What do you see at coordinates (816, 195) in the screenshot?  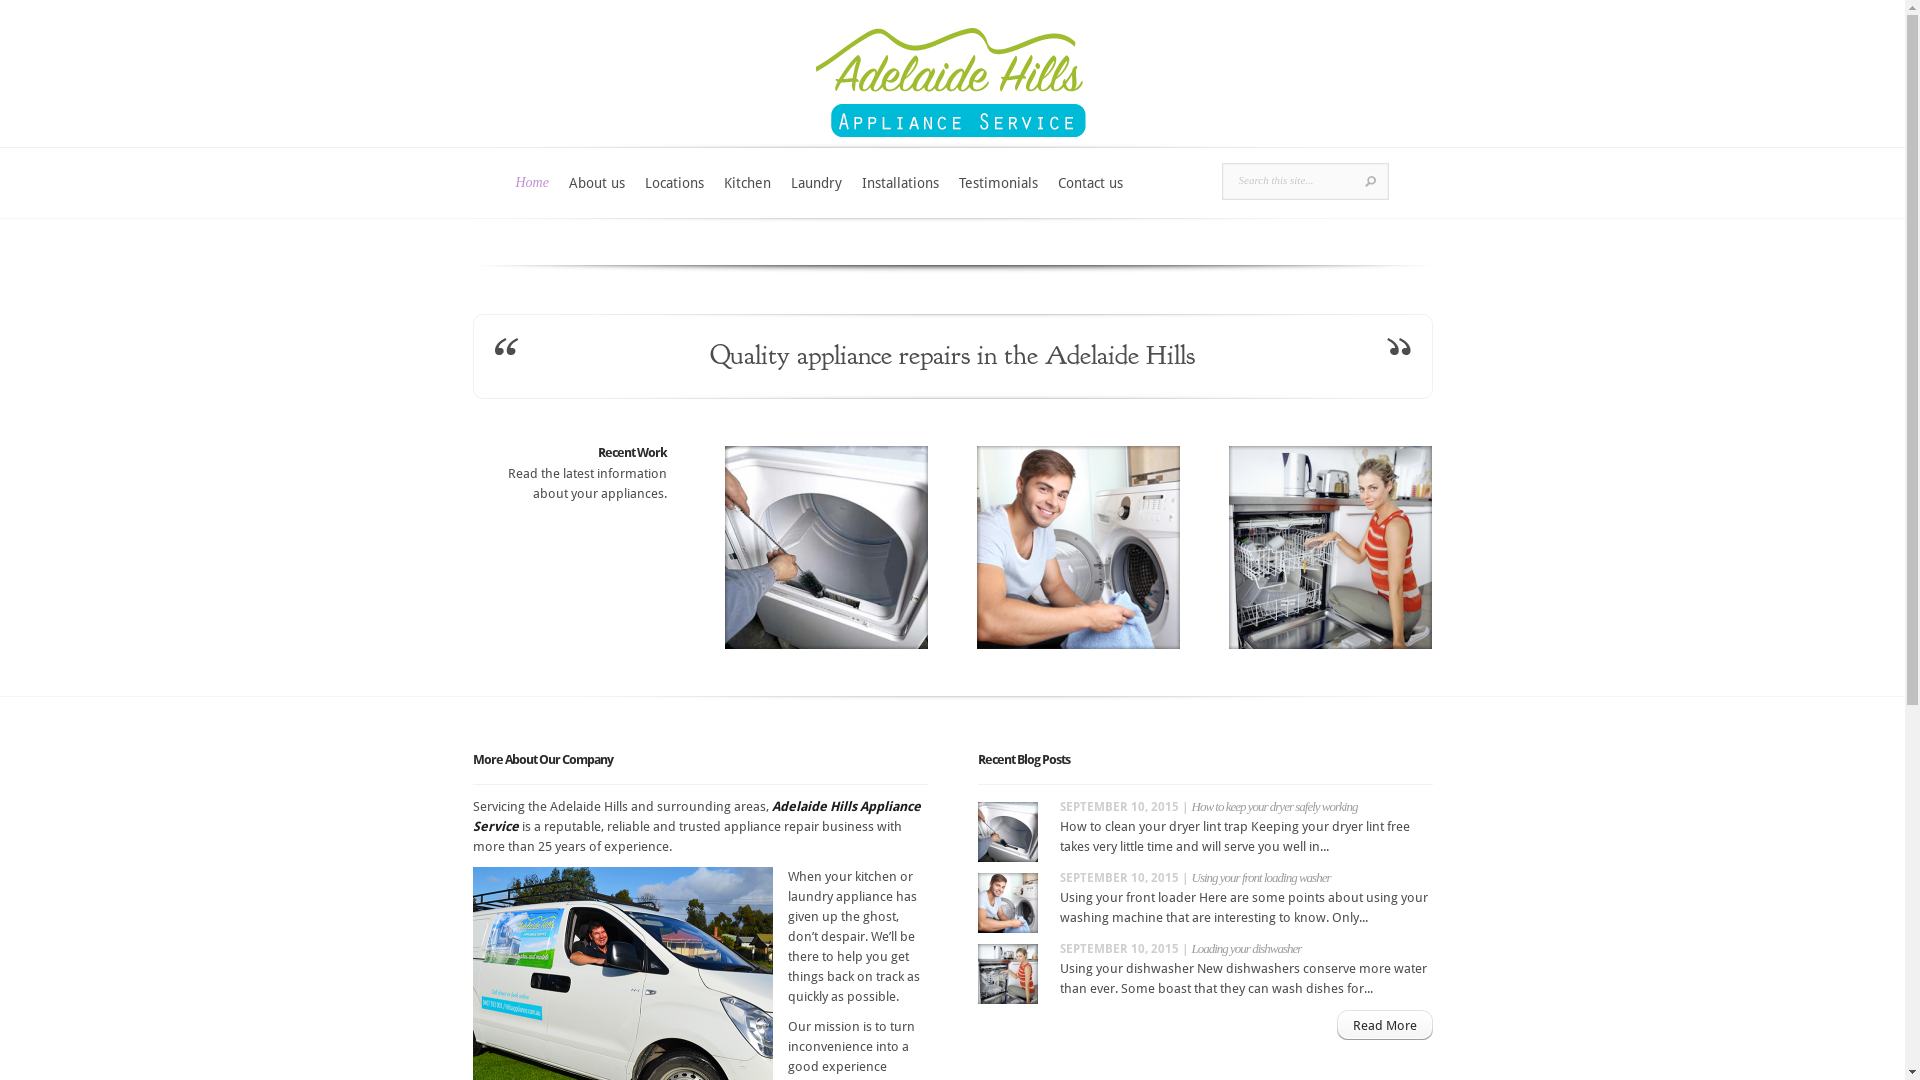 I see `'Laundry'` at bounding box center [816, 195].